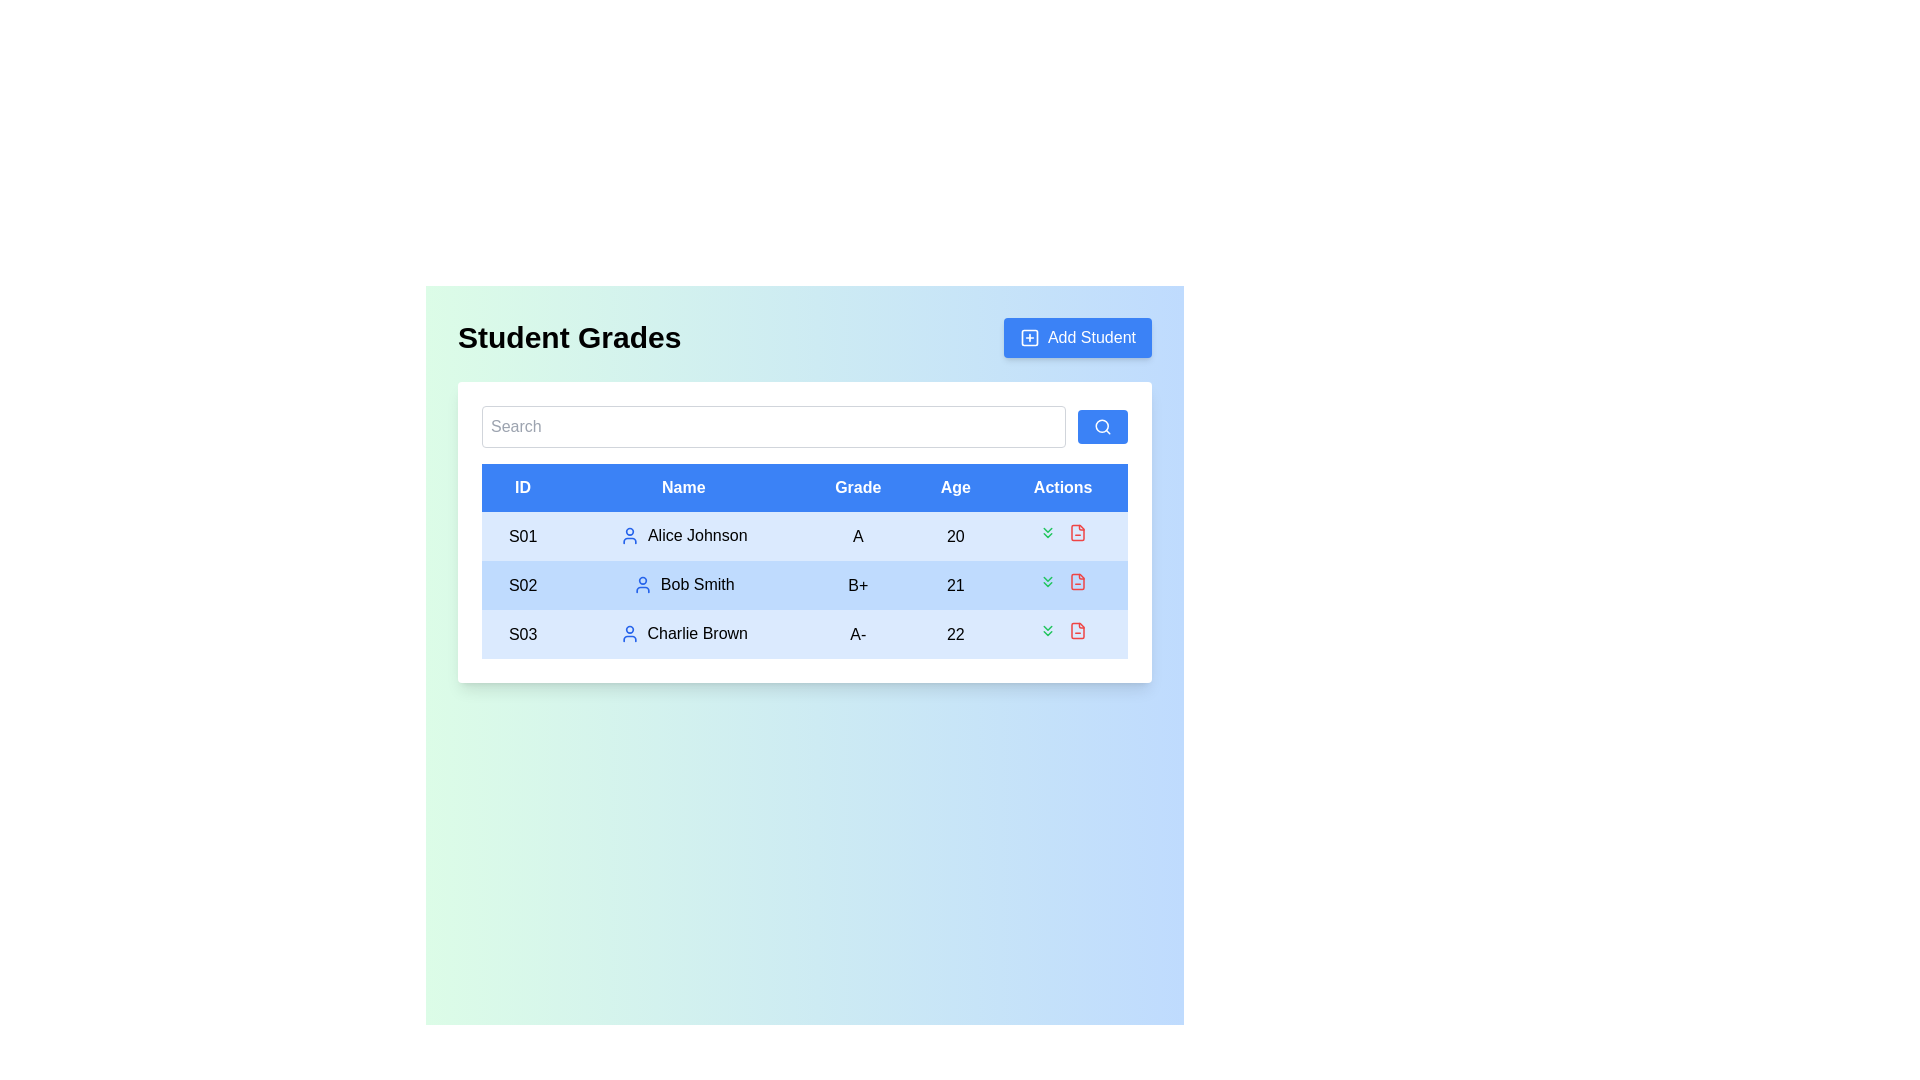 The height and width of the screenshot is (1080, 1920). I want to click on the delete icon in the Actions column for the third student row (Charlie Brown), so click(1077, 631).